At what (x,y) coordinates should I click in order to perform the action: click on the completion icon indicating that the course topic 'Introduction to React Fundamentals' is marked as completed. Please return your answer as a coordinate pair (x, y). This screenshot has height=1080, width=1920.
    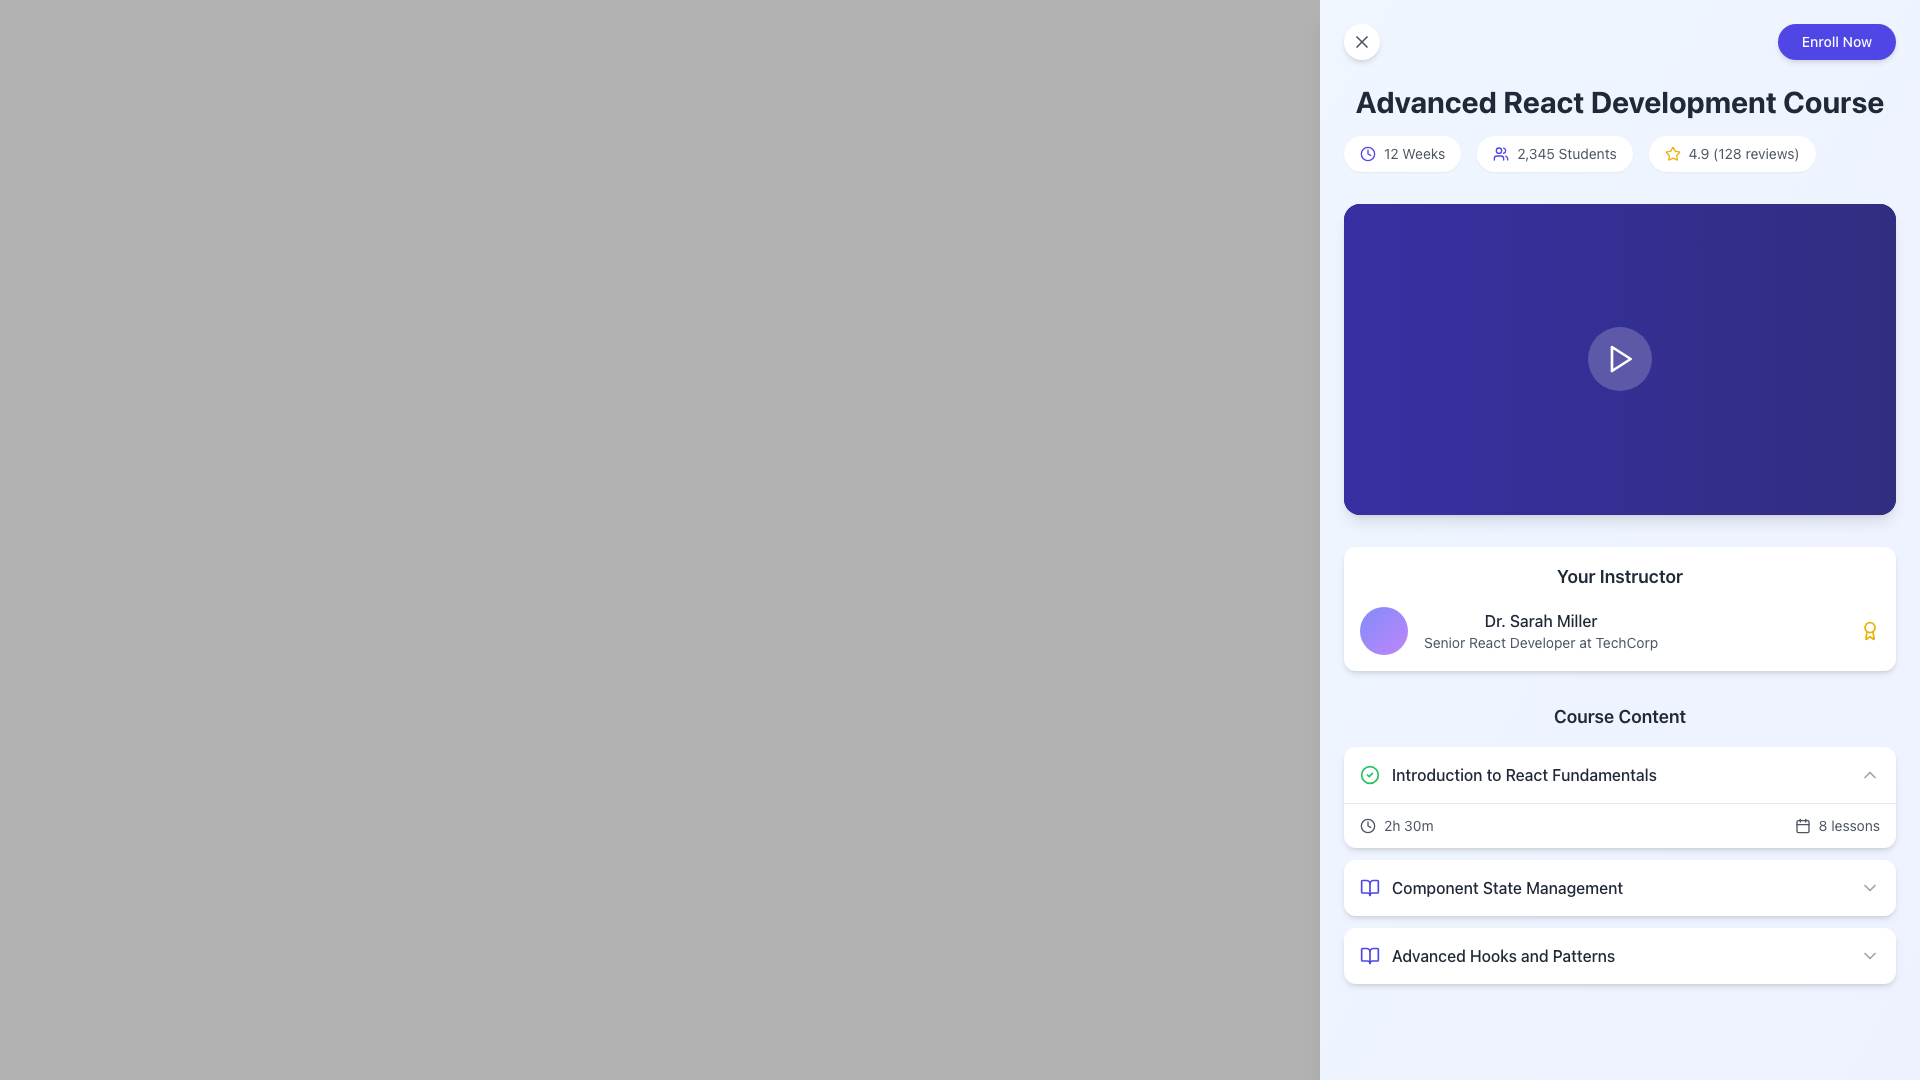
    Looking at the image, I should click on (1368, 773).